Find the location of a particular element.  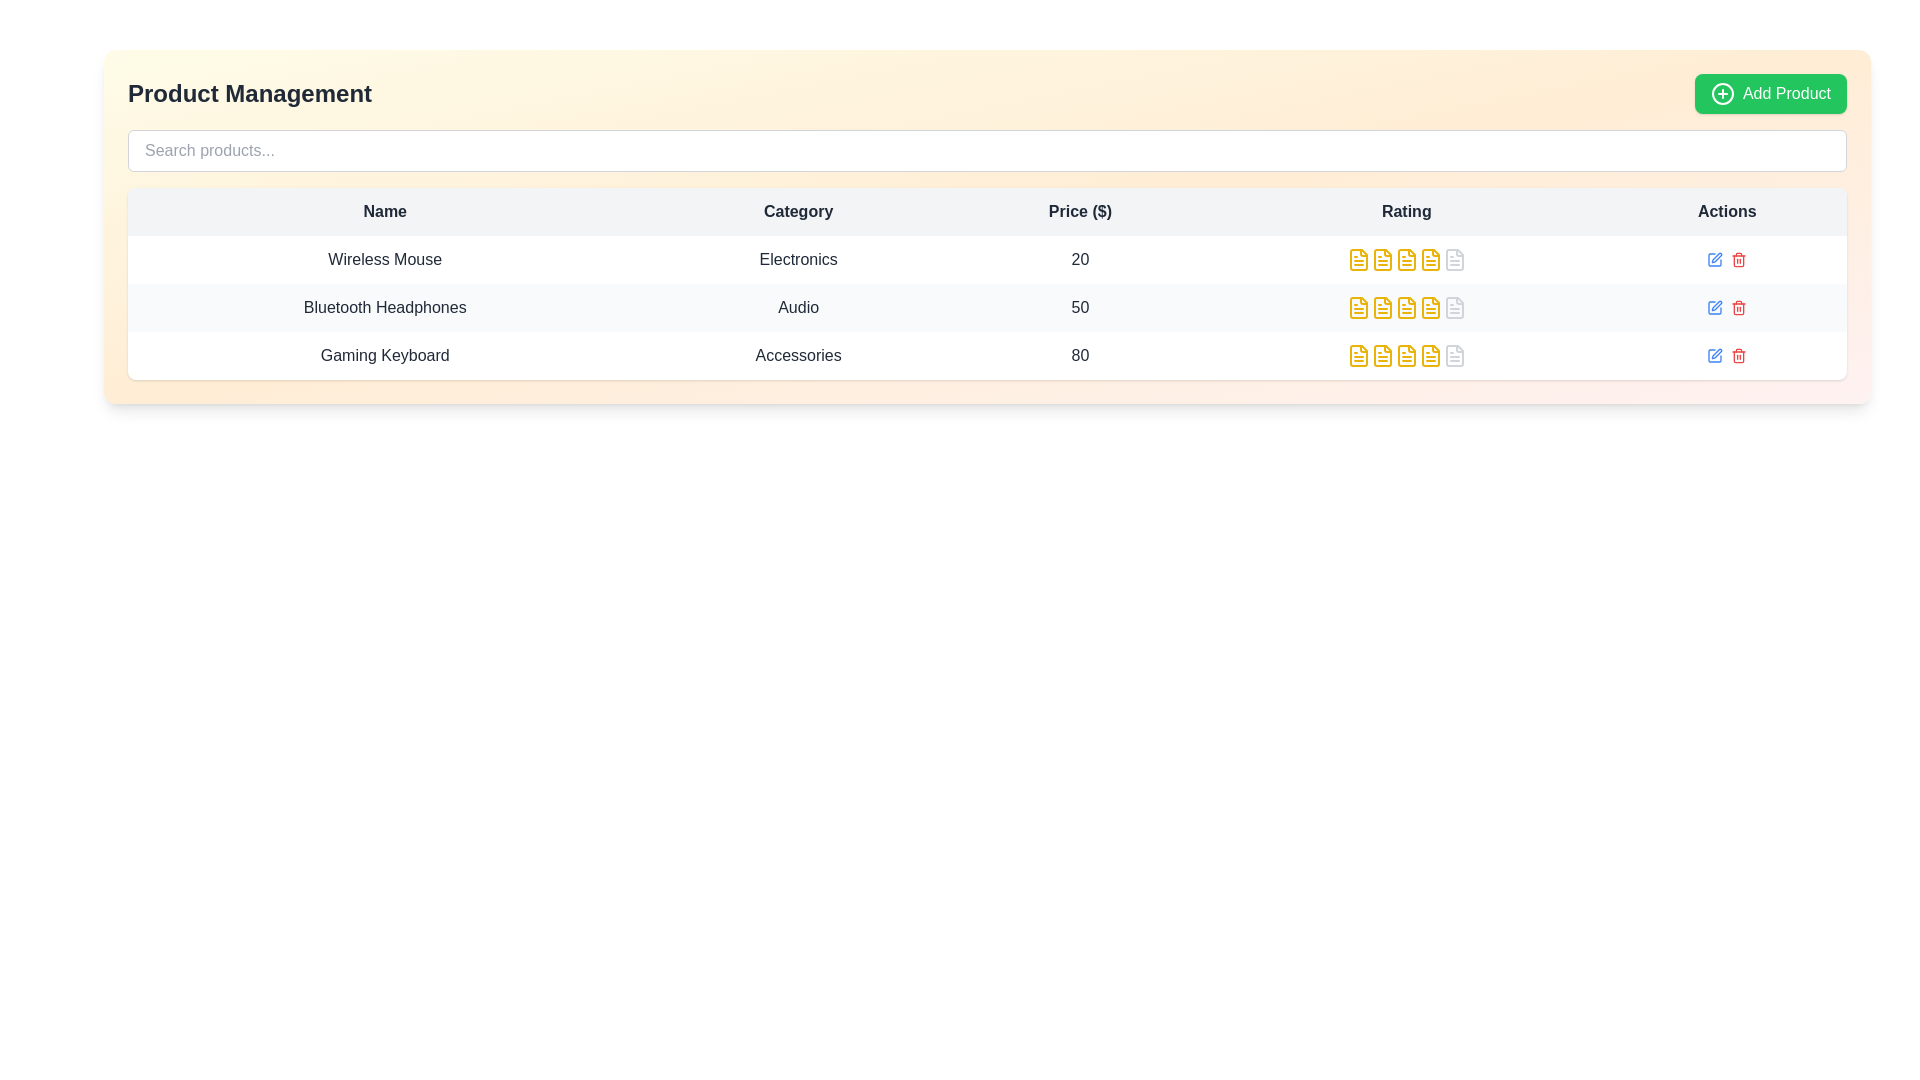

the fourth icon in the 'Rating' column for the Bluetooth Headphones product entry, which represents an interactive rating option is located at coordinates (1429, 258).